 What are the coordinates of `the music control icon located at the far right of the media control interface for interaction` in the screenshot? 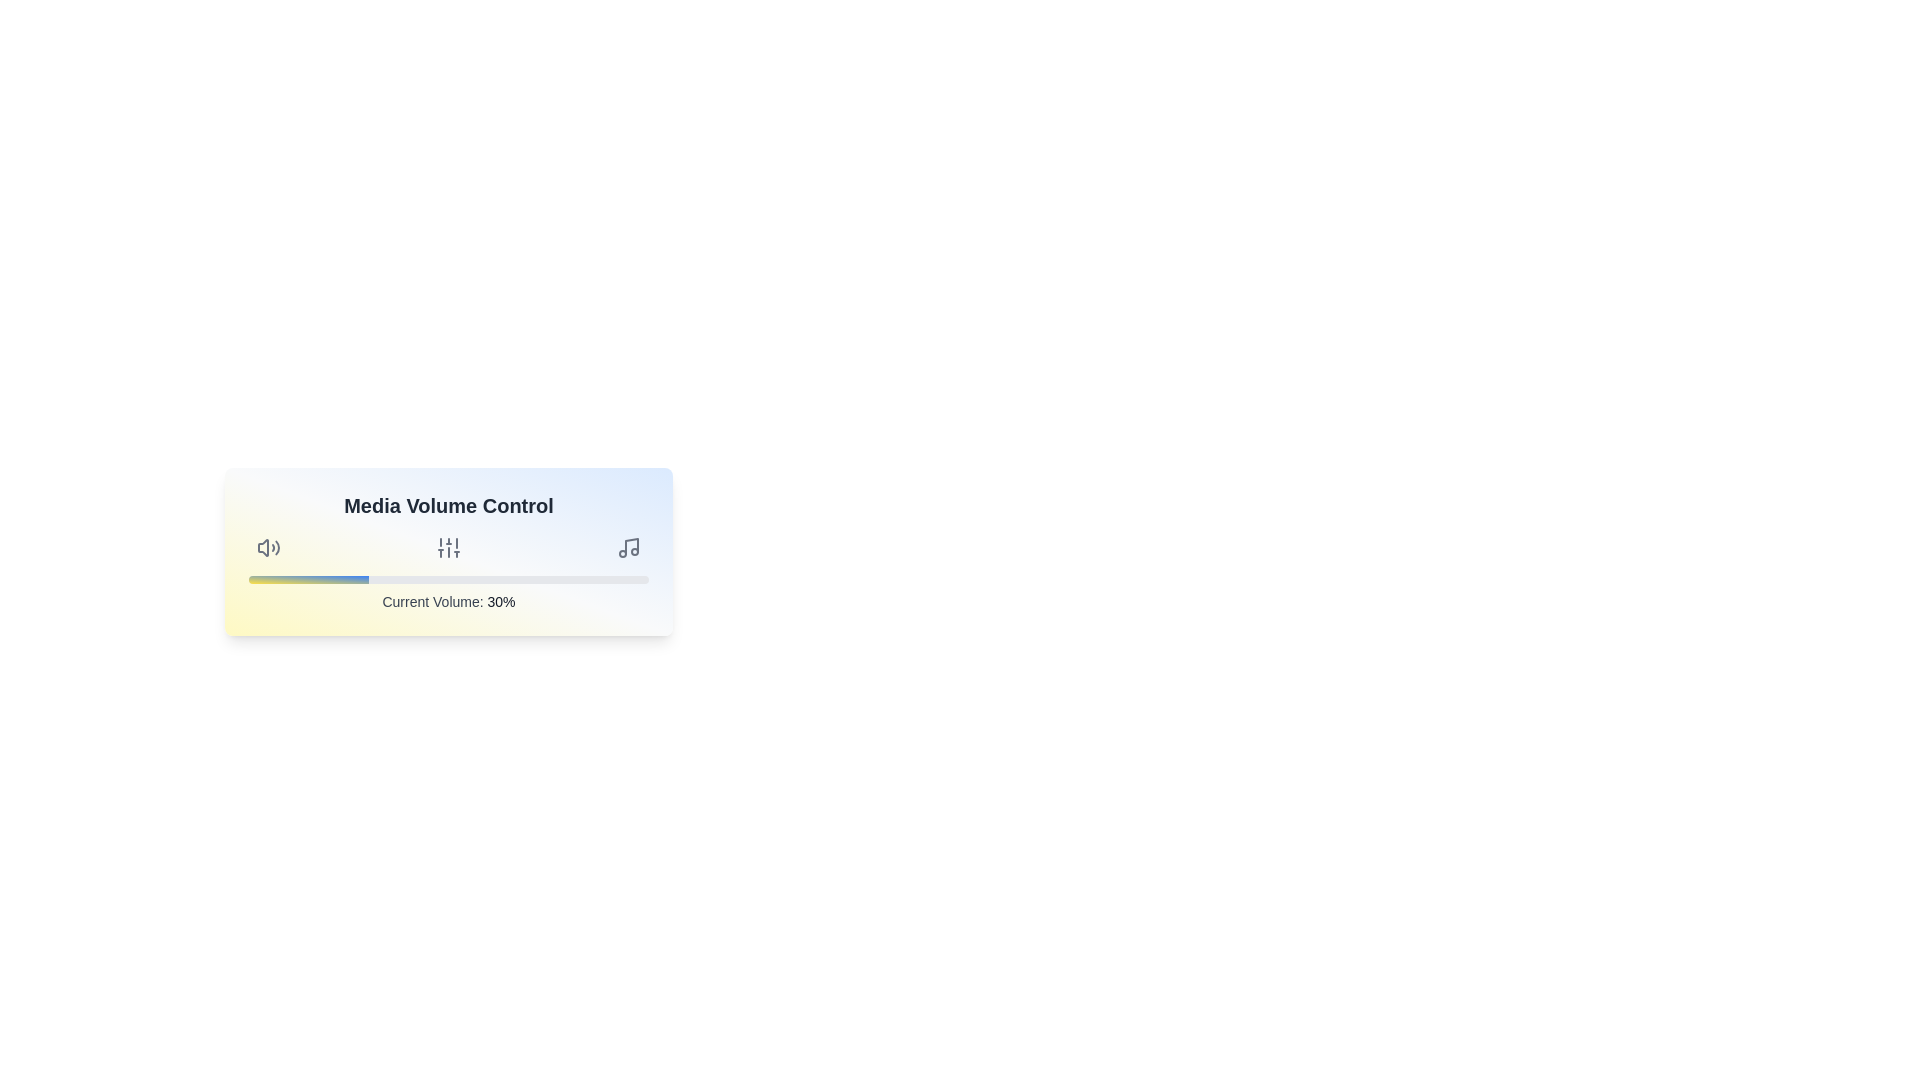 It's located at (631, 546).